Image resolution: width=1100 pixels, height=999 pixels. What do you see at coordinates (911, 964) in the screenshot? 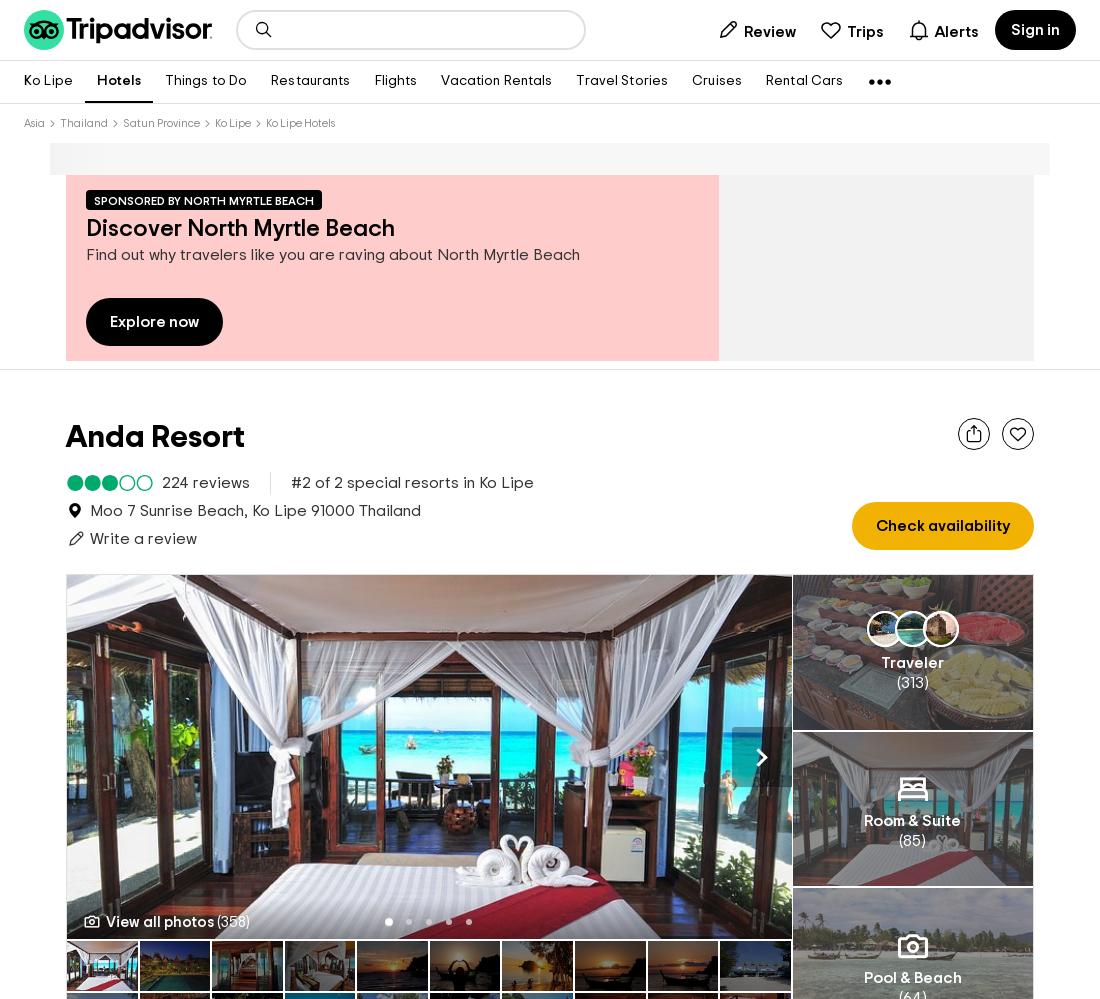
I see `'64'` at bounding box center [911, 964].